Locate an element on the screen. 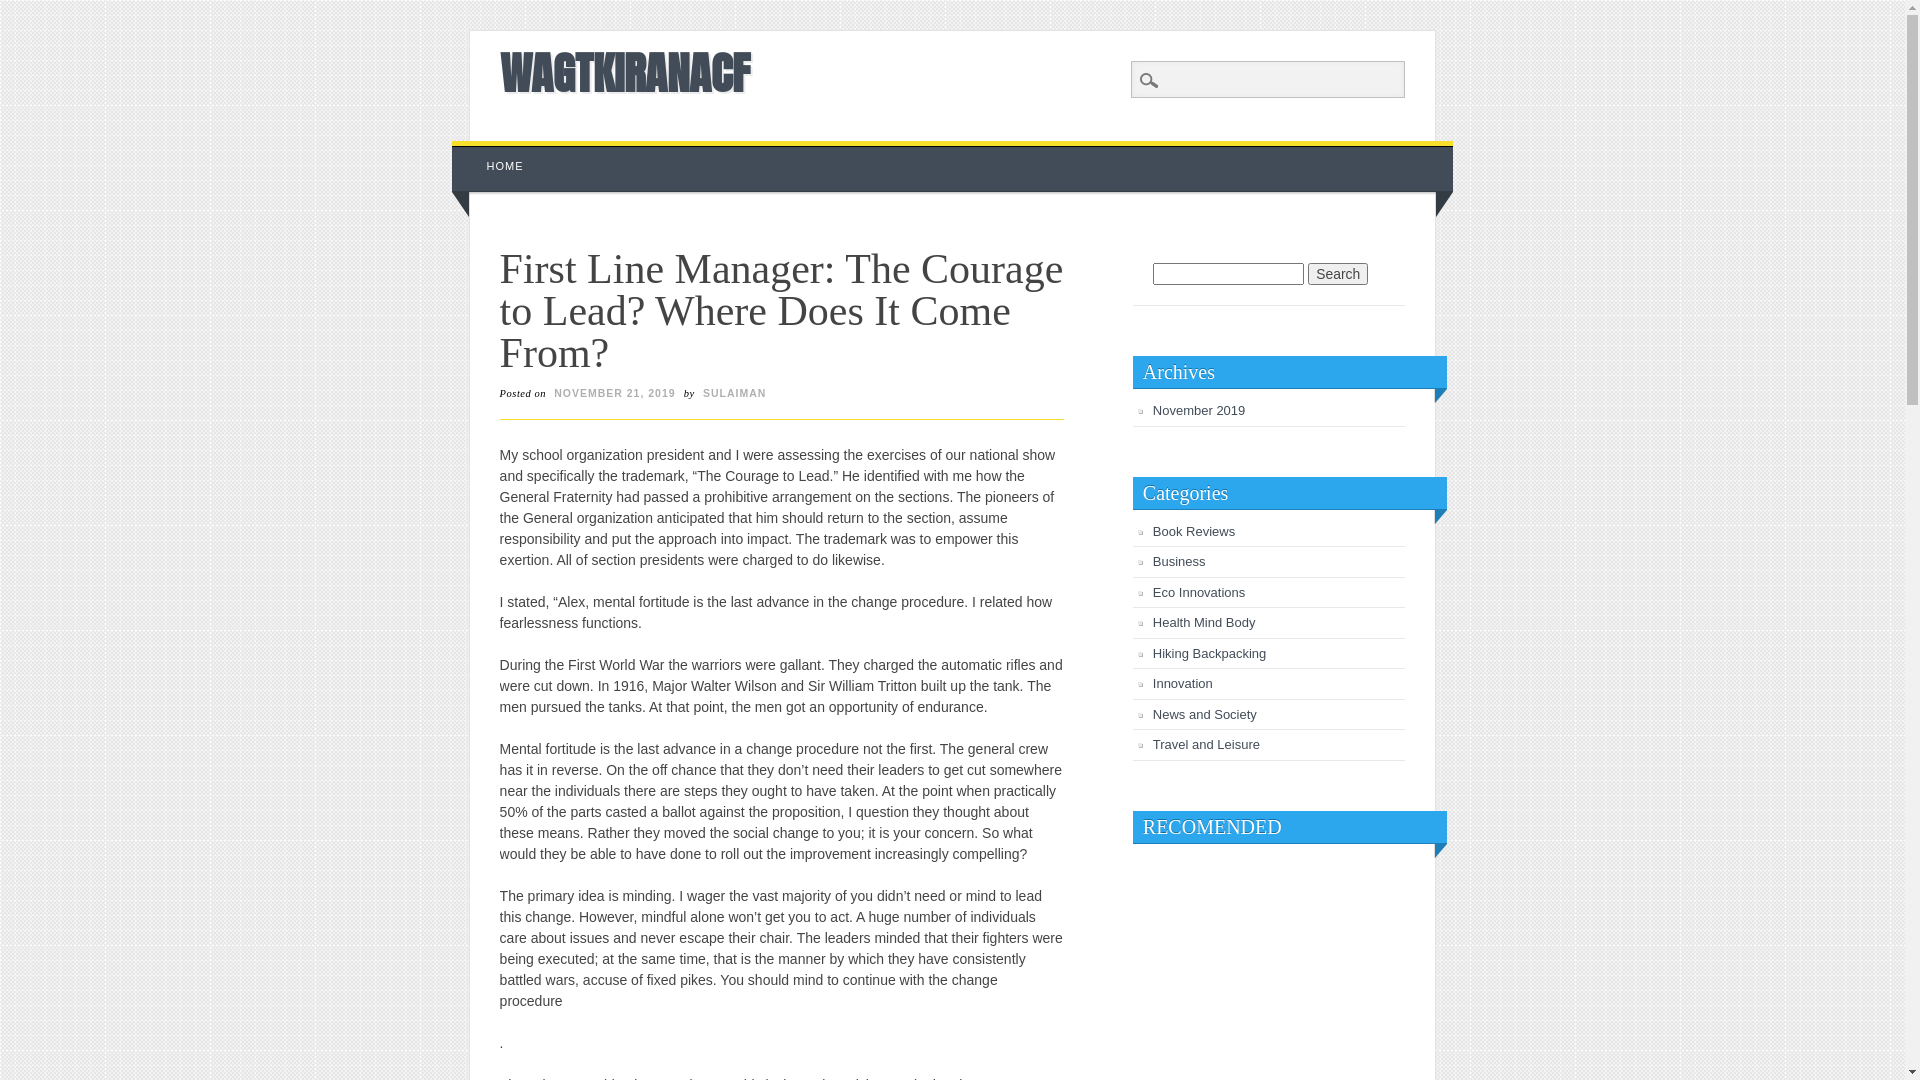  'Health Mind Body' is located at coordinates (1152, 621).